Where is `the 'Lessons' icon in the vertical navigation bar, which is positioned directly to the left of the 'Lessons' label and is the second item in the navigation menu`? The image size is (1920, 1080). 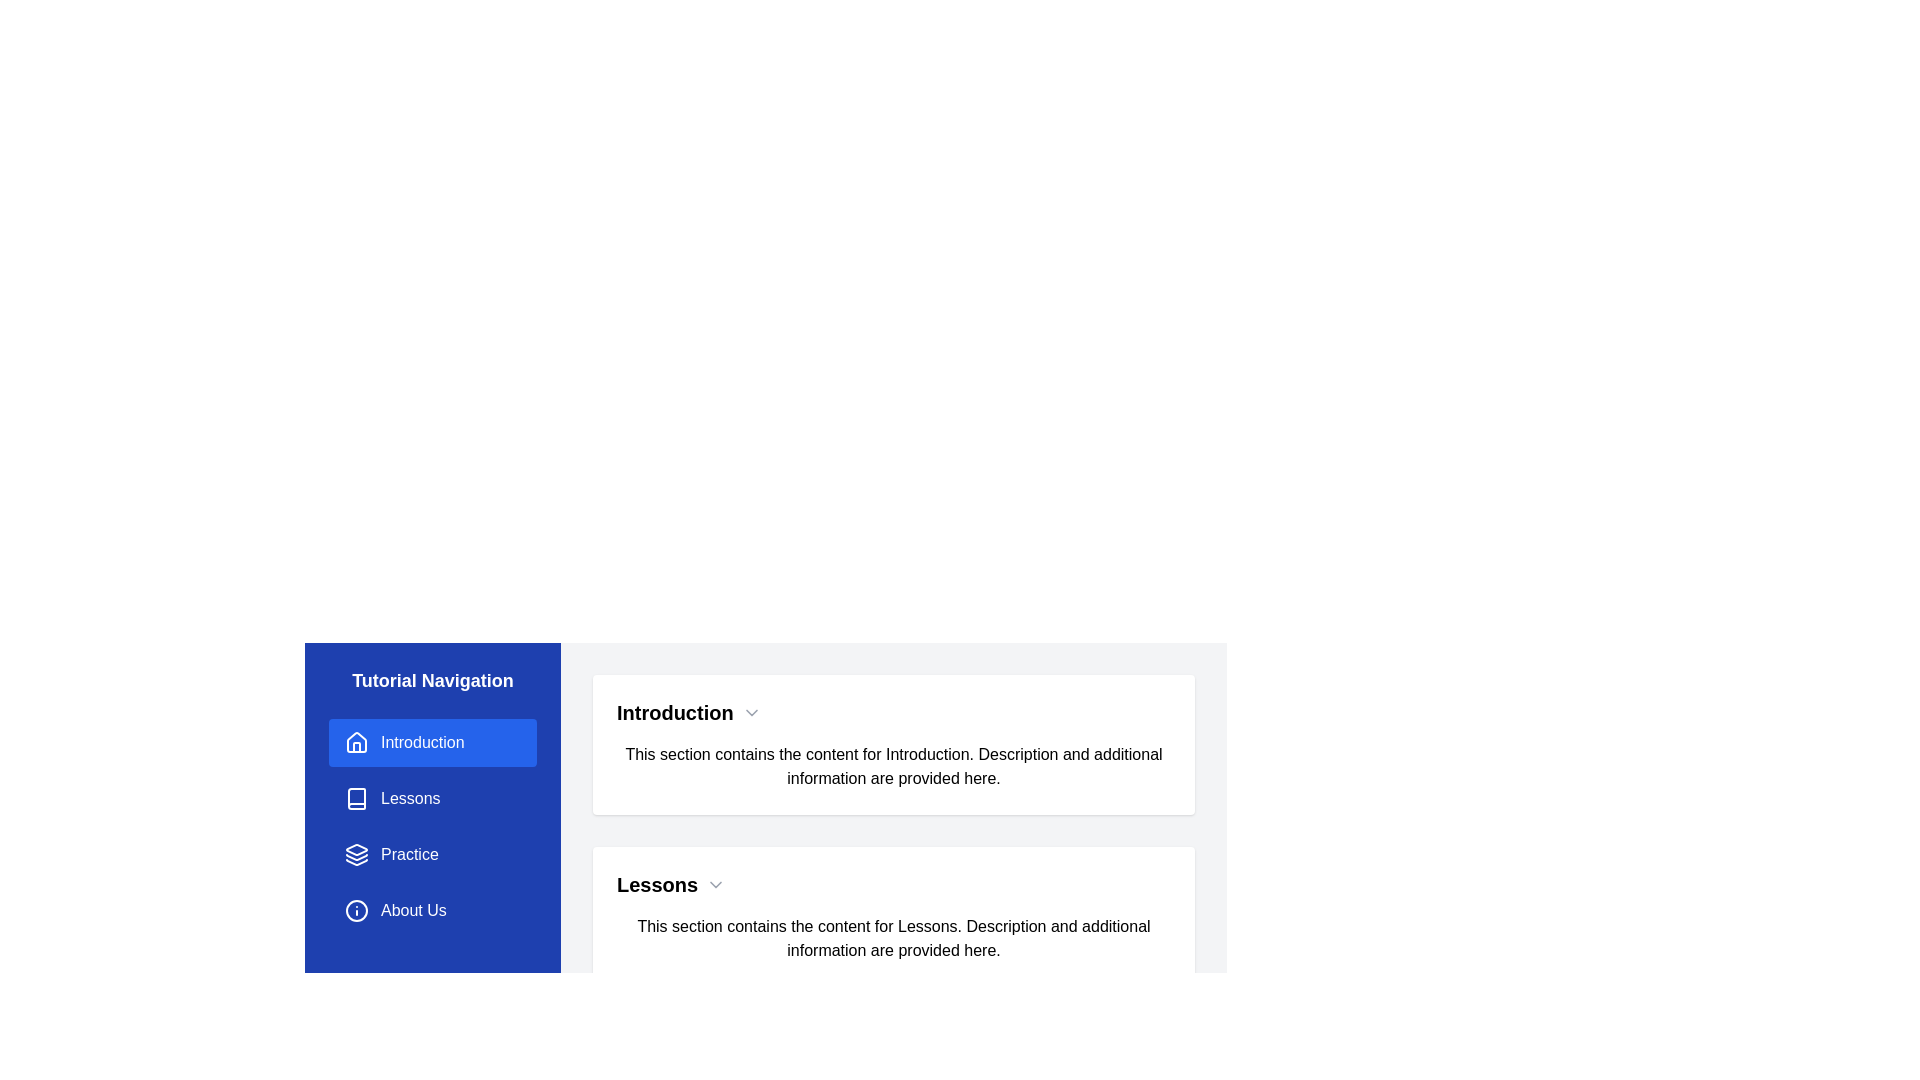 the 'Lessons' icon in the vertical navigation bar, which is positioned directly to the left of the 'Lessons' label and is the second item in the navigation menu is located at coordinates (356, 797).